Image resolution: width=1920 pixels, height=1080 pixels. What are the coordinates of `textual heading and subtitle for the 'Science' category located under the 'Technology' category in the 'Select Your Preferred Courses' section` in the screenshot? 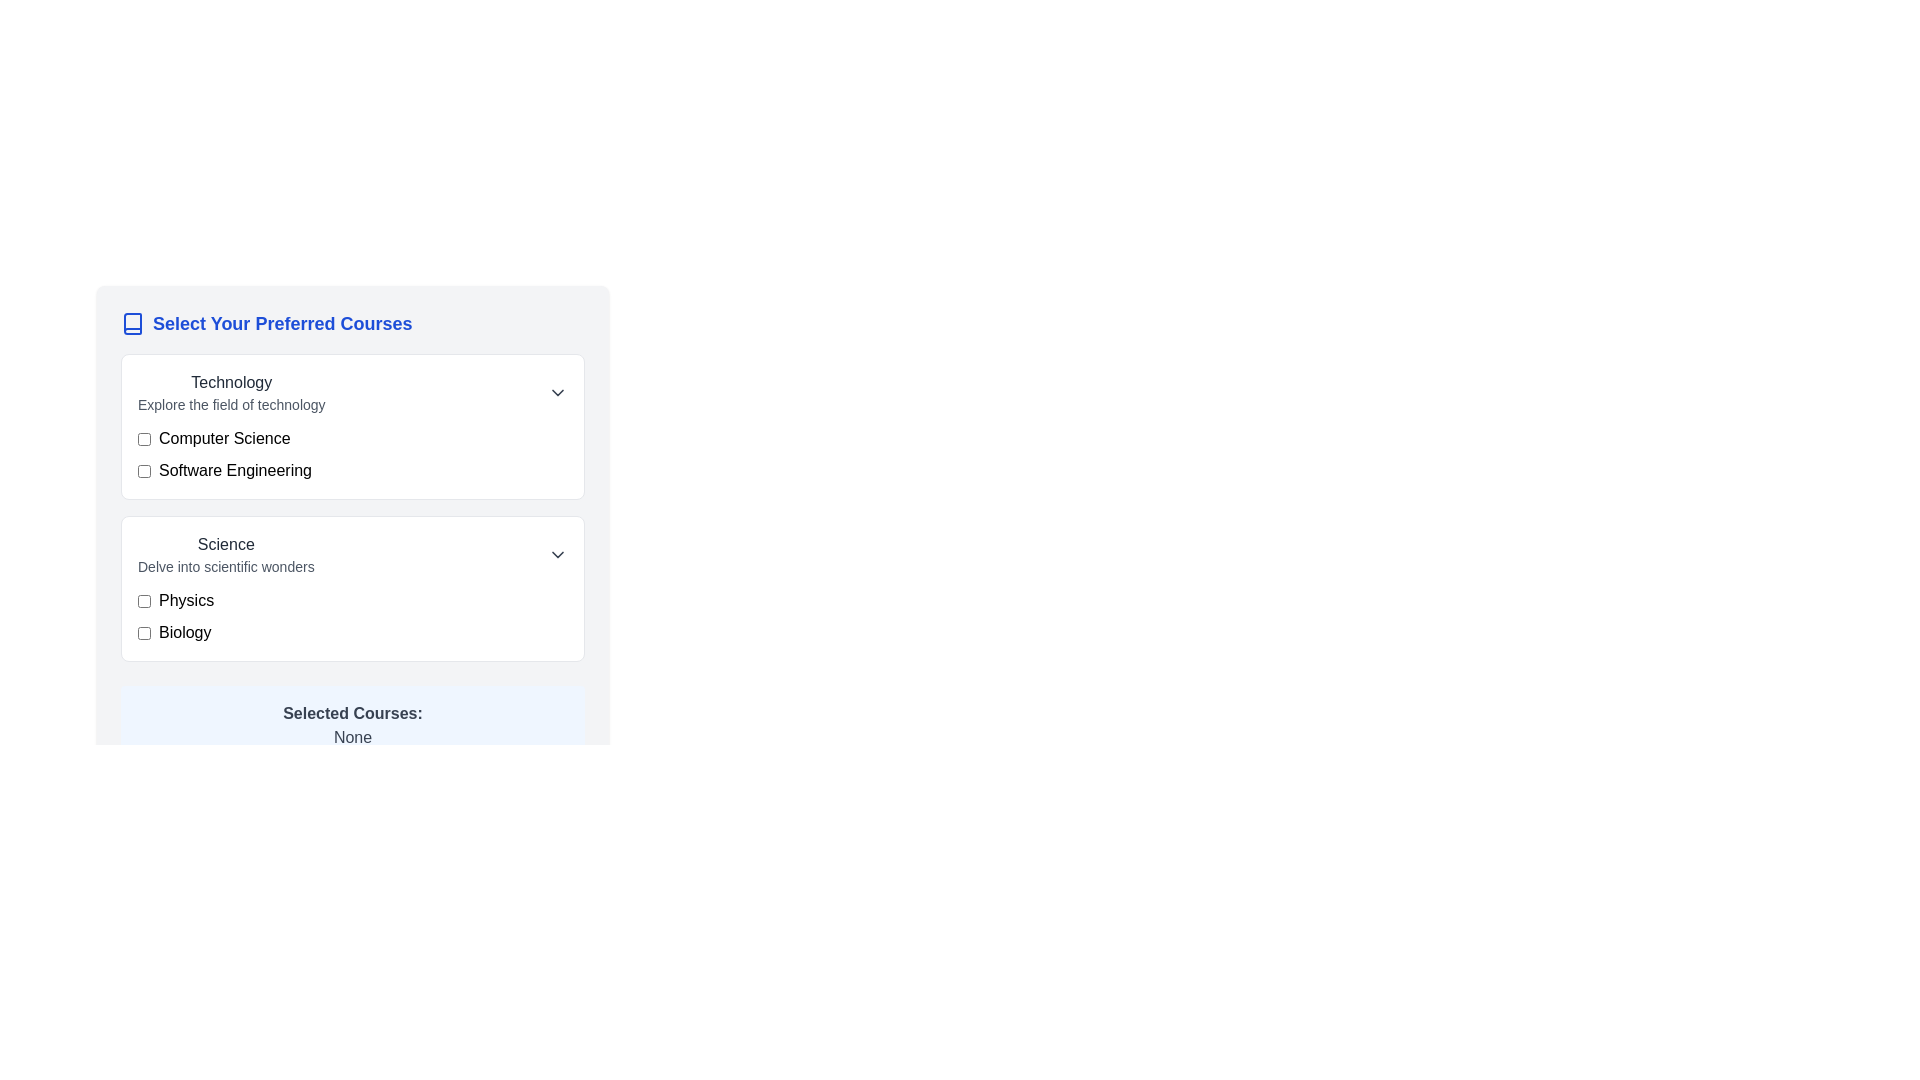 It's located at (226, 555).